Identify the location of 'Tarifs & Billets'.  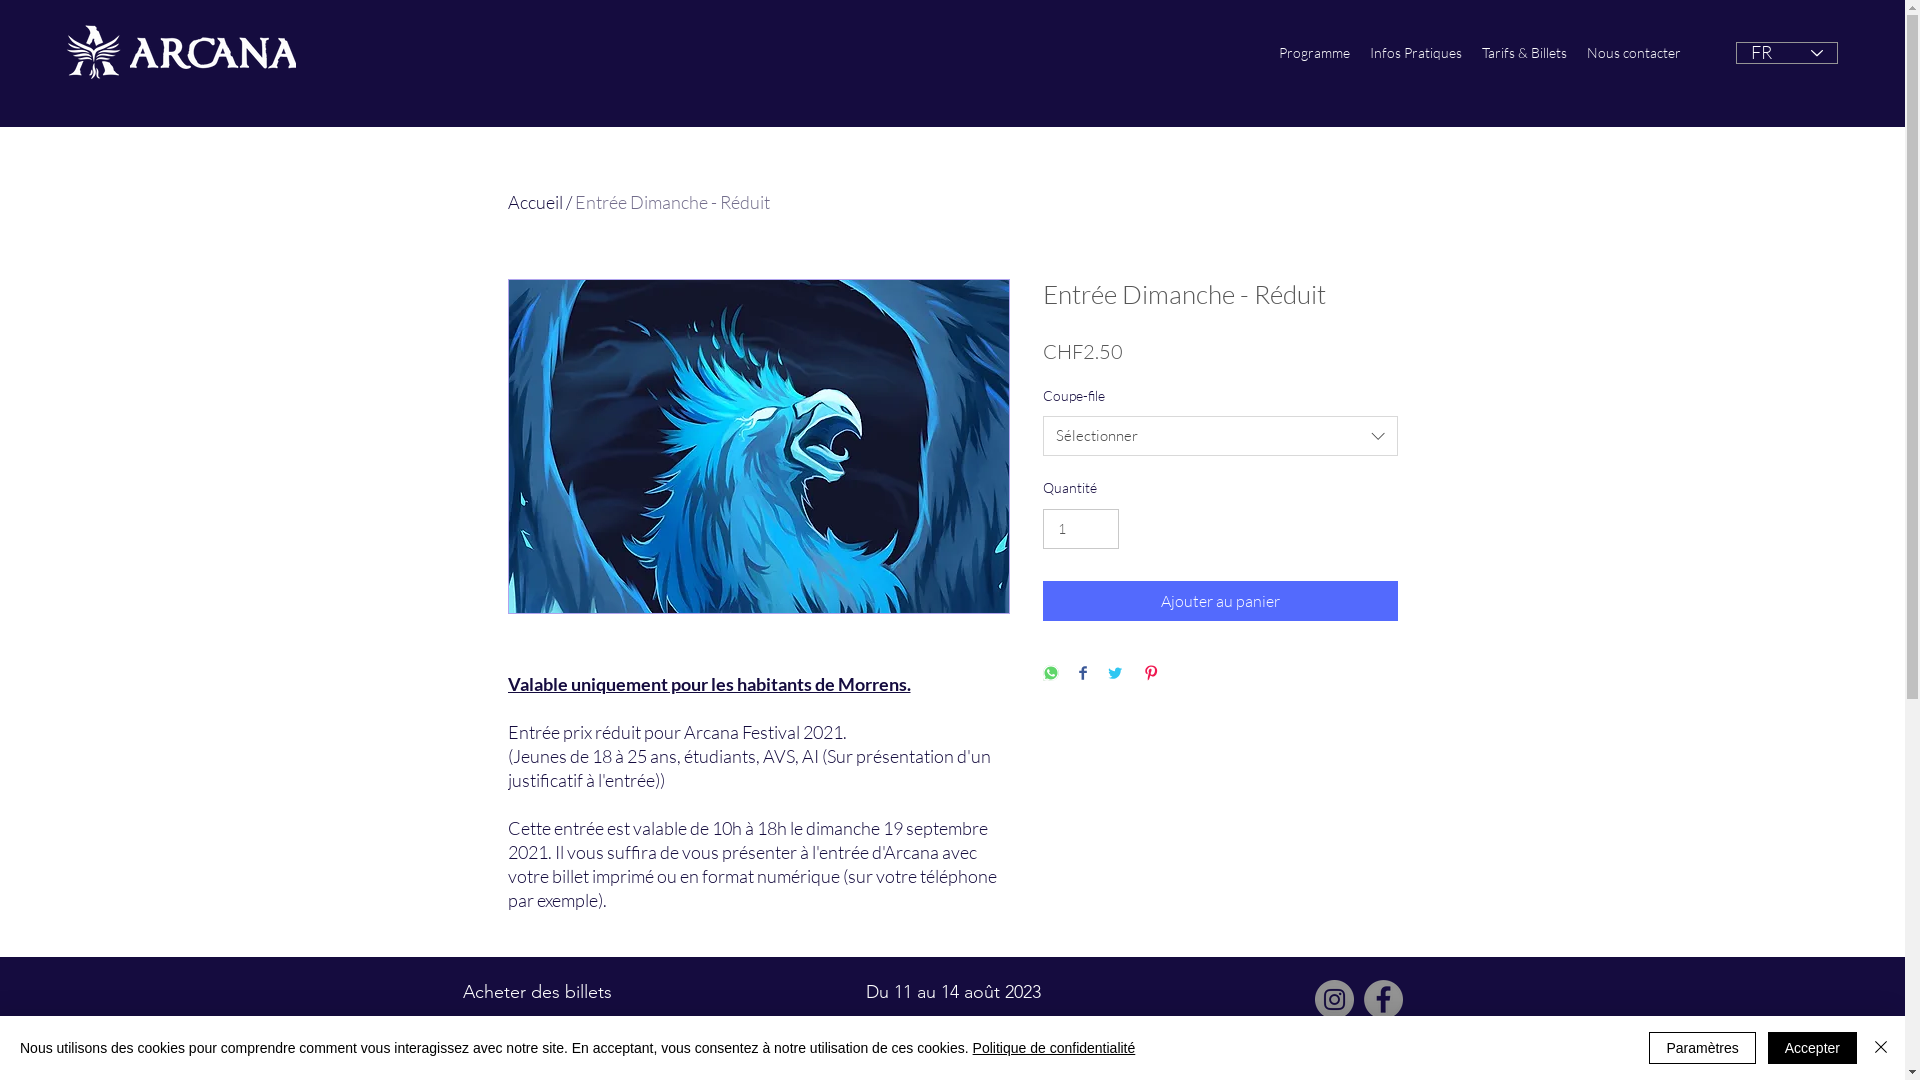
(1523, 52).